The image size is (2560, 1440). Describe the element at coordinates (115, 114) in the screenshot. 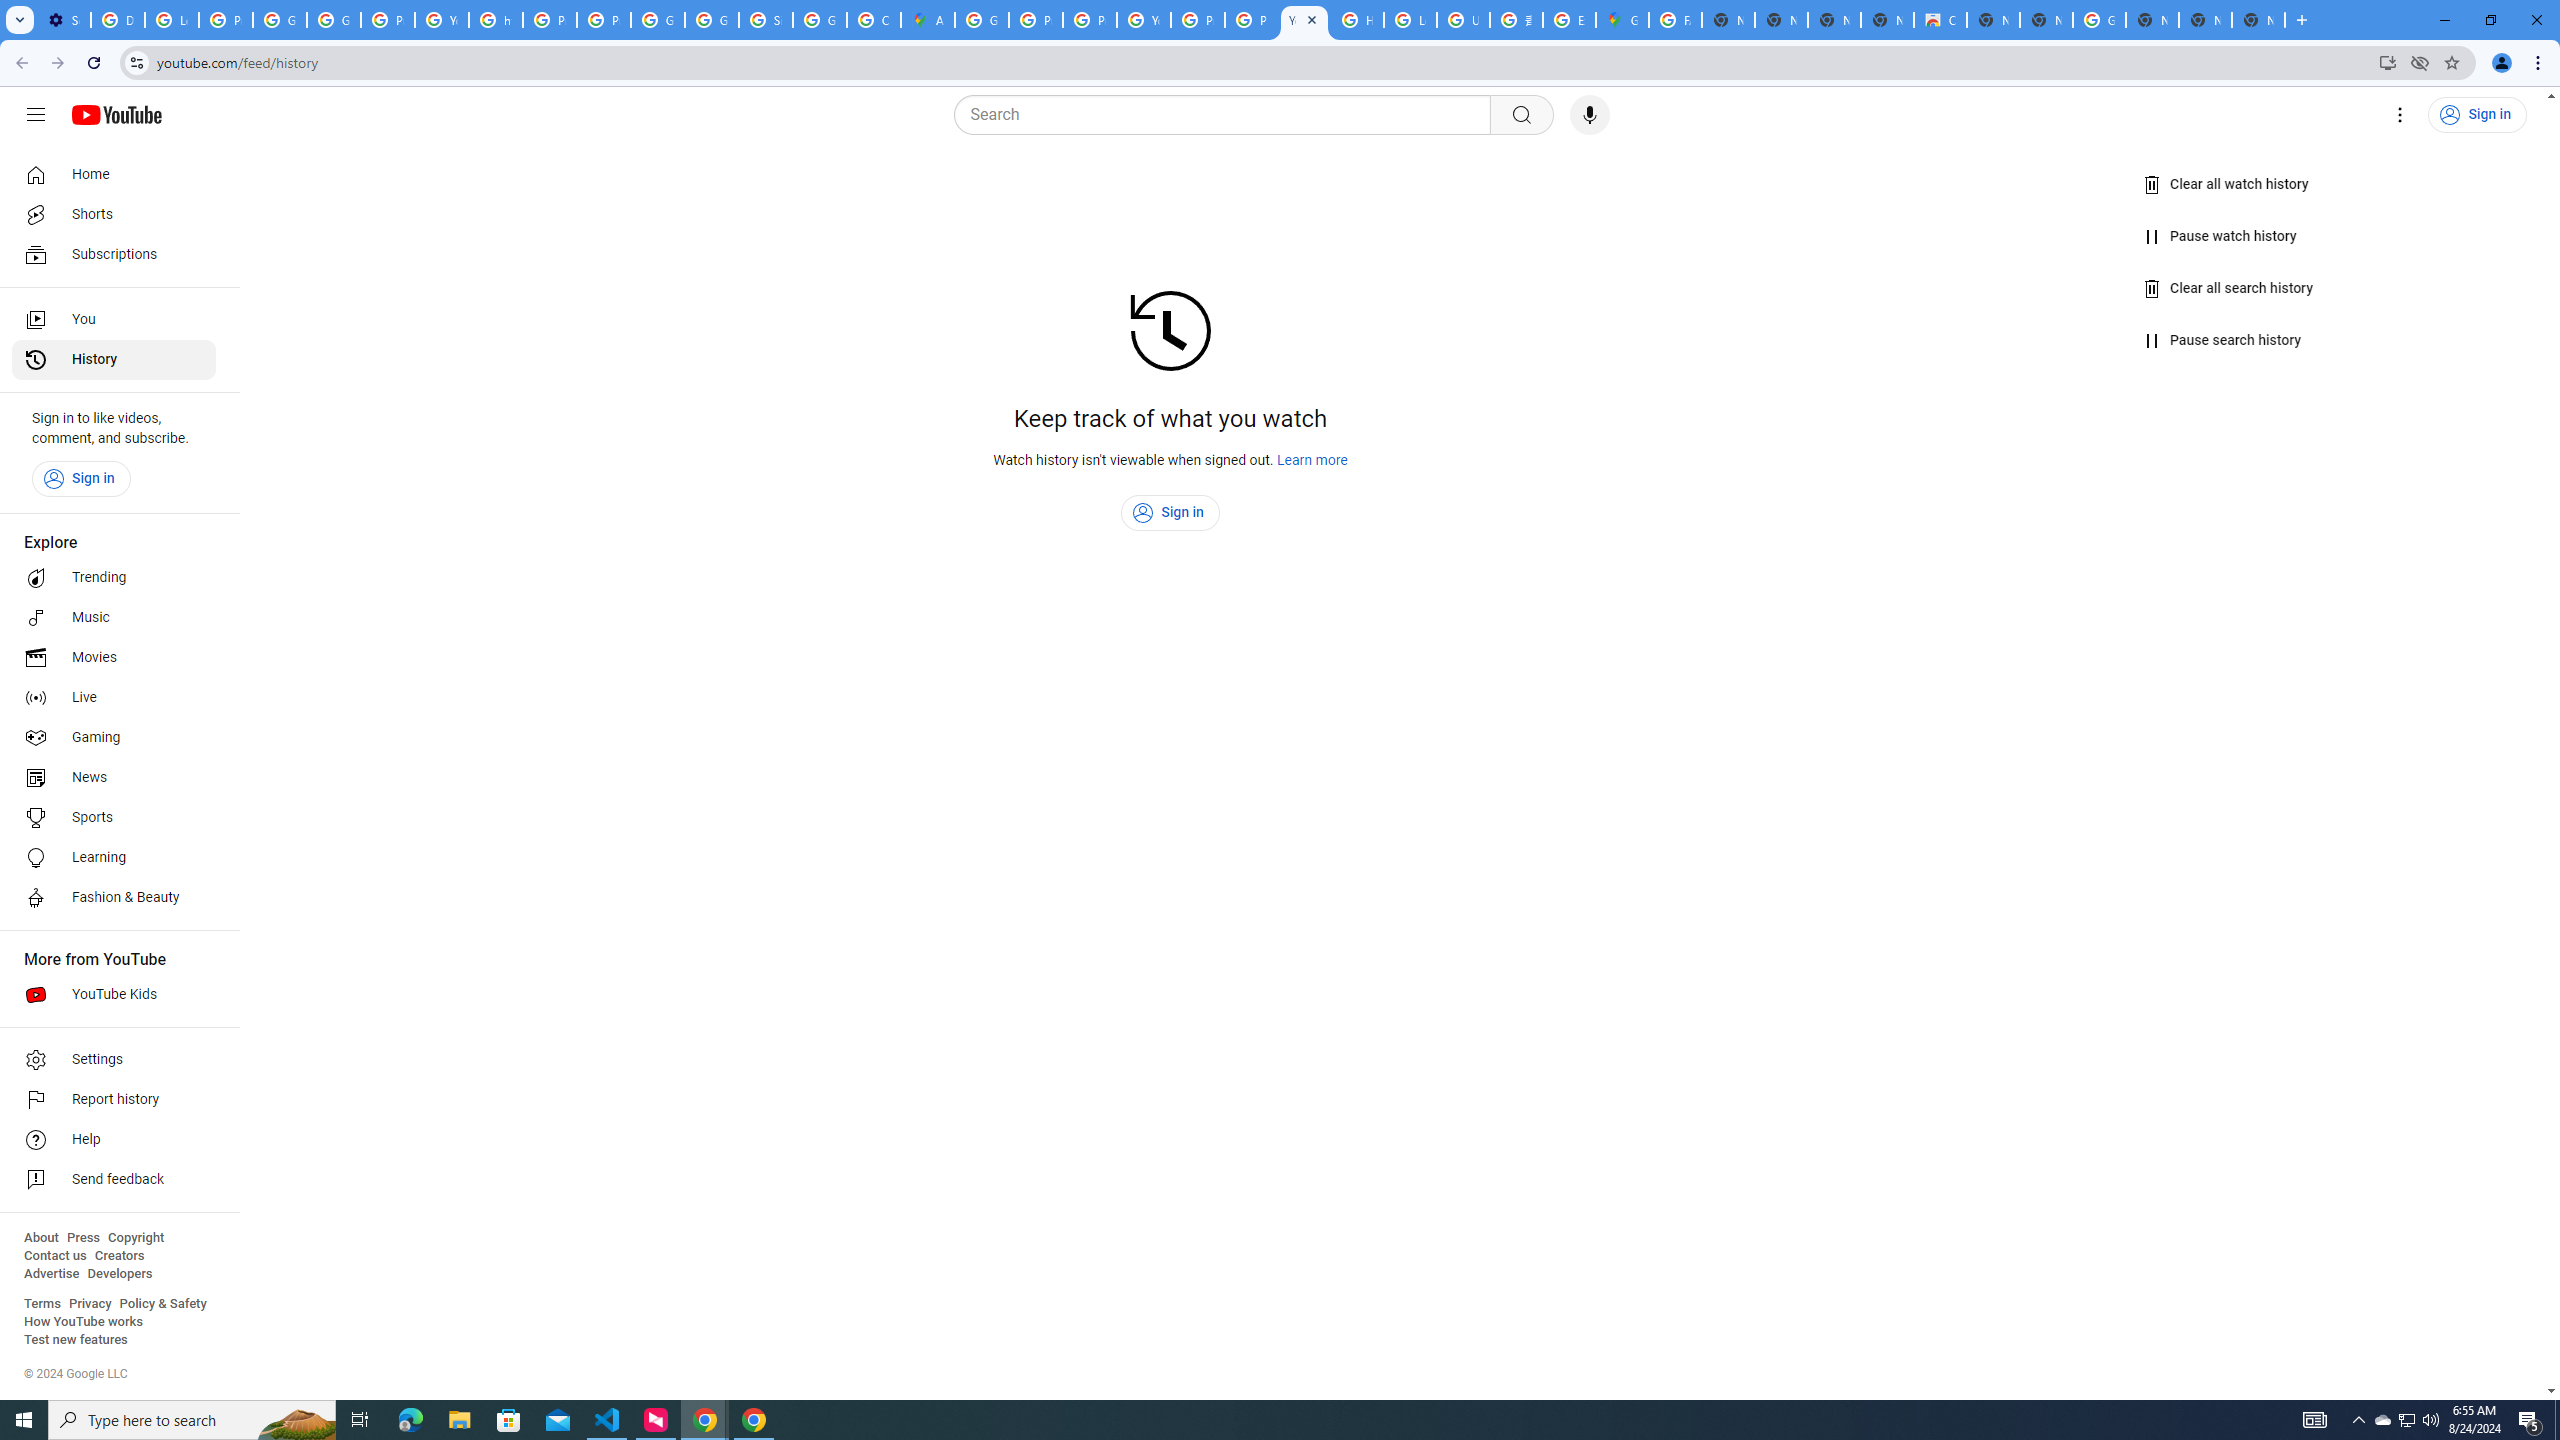

I see `'YouTube Home'` at that location.